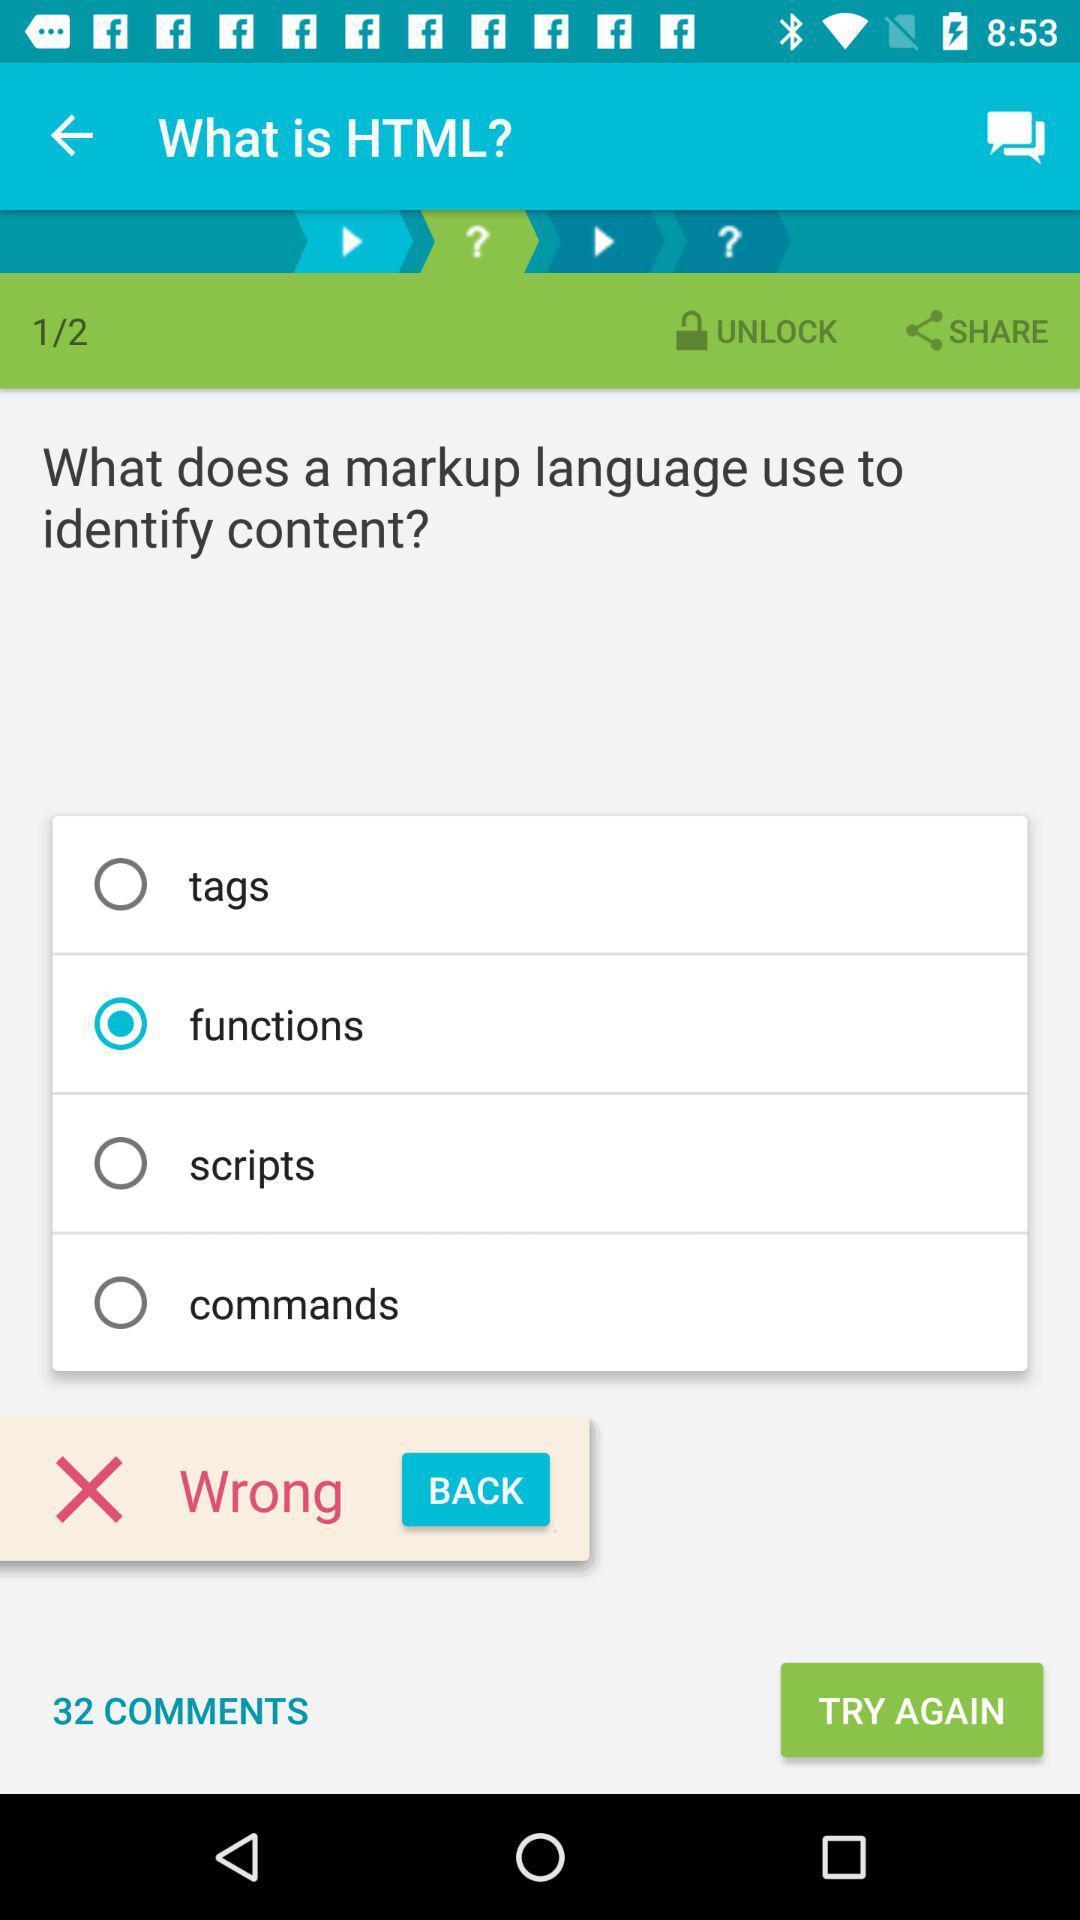  Describe the element at coordinates (180, 1708) in the screenshot. I see `32 comments item` at that location.